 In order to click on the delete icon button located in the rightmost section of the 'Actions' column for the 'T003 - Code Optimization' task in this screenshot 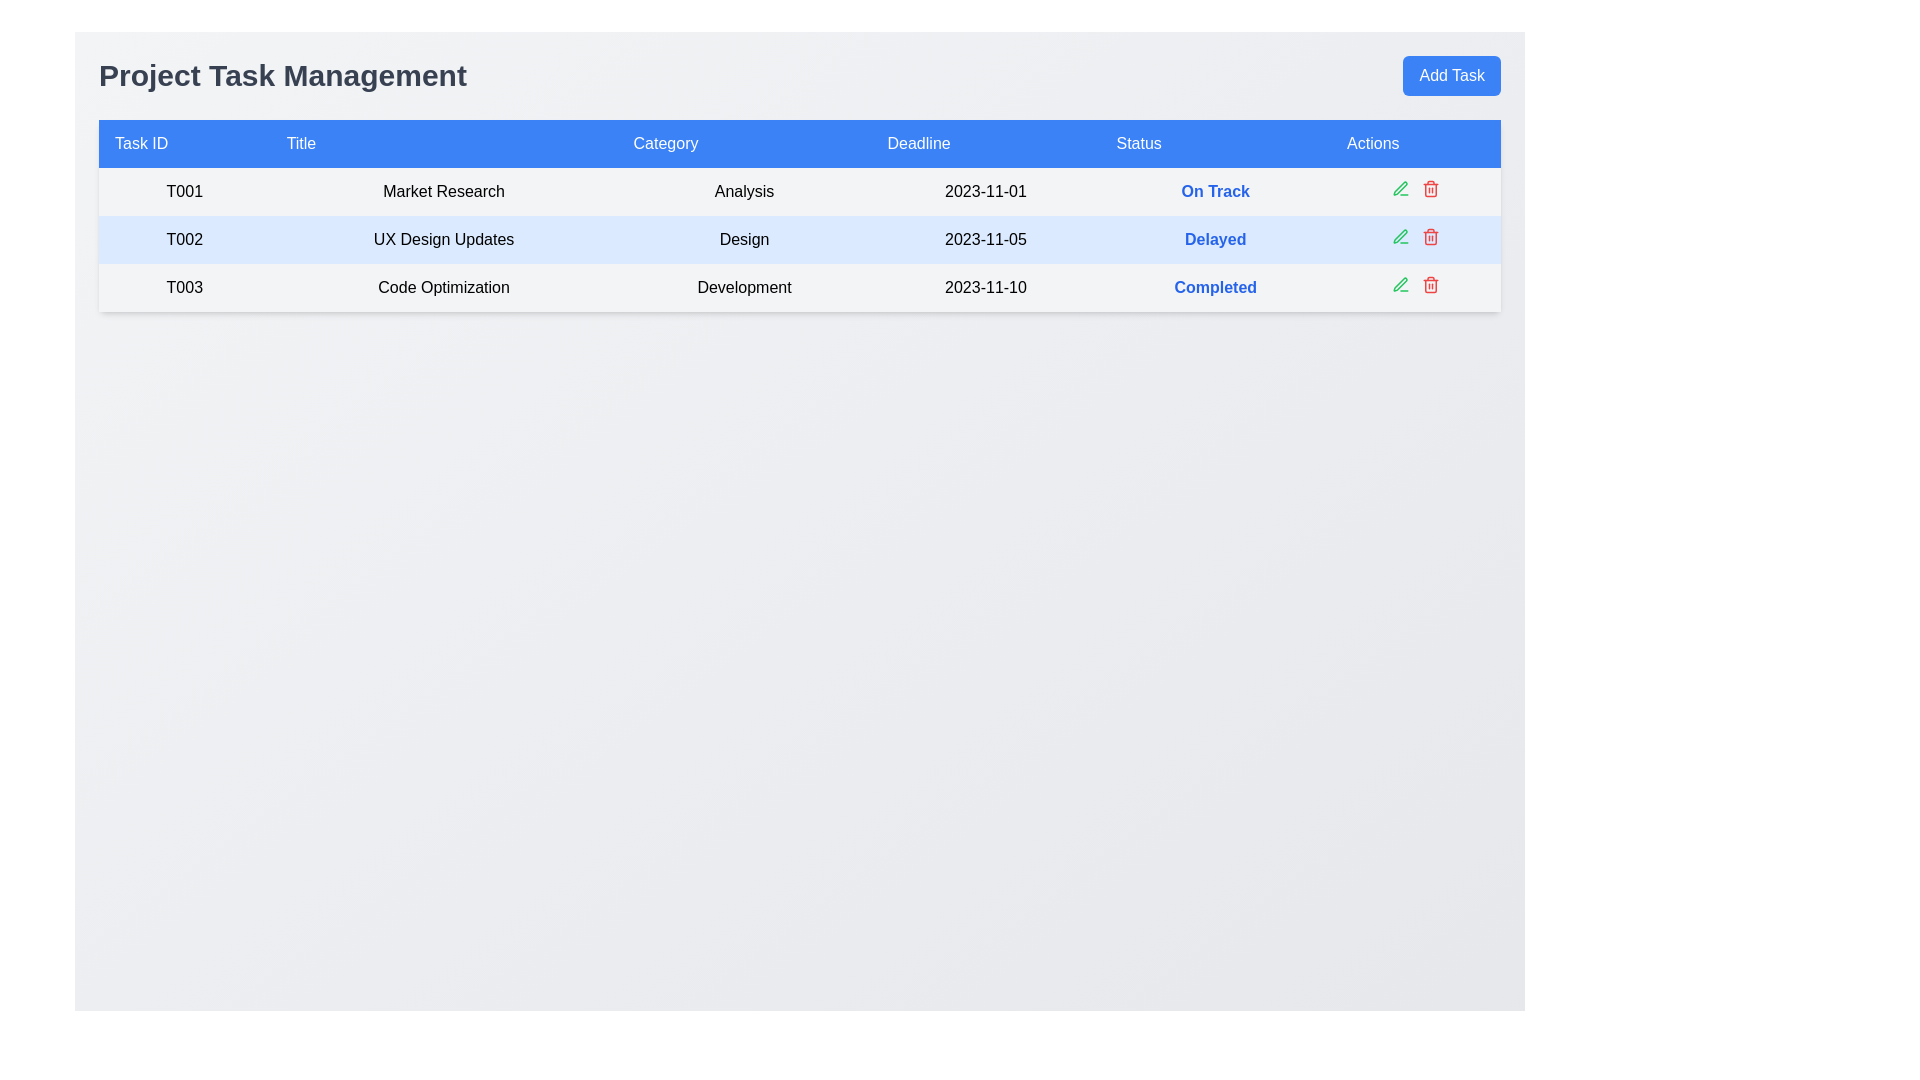, I will do `click(1429, 285)`.